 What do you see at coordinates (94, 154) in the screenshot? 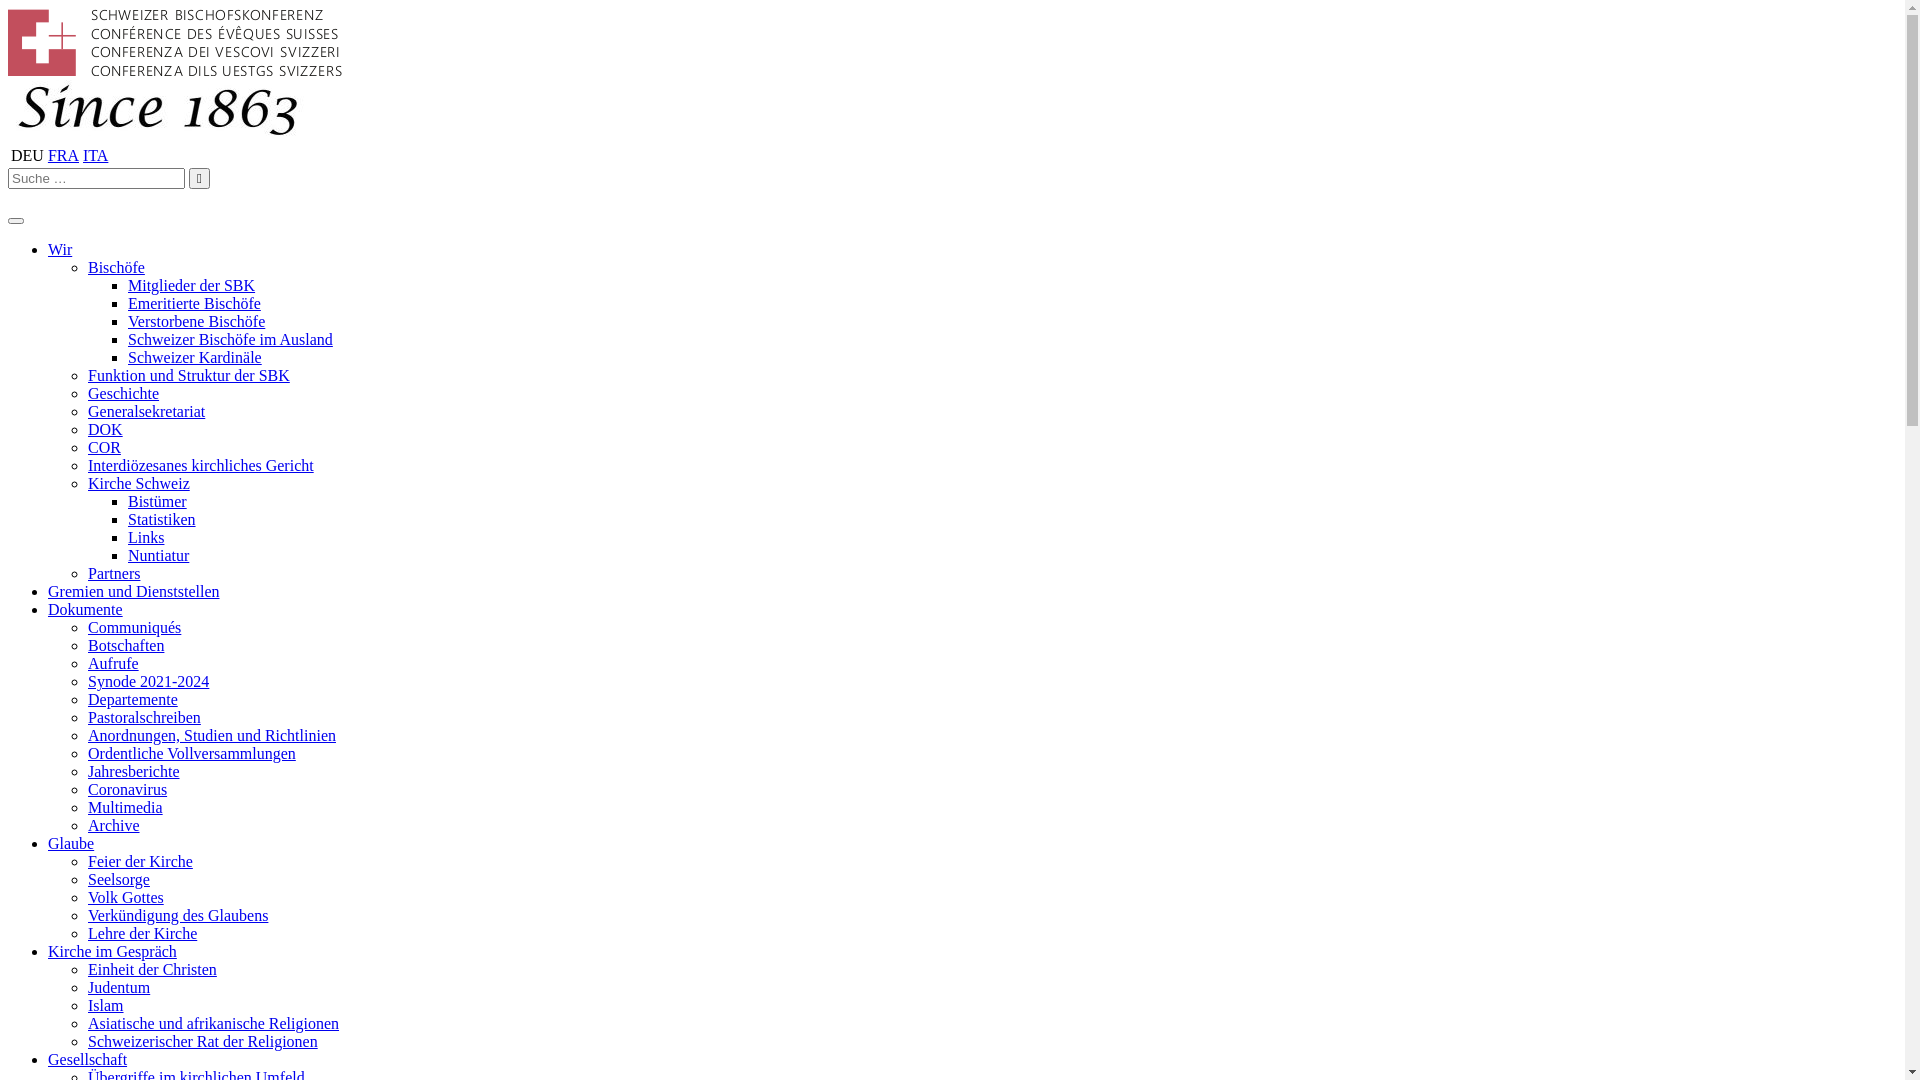
I see `'ITA'` at bounding box center [94, 154].